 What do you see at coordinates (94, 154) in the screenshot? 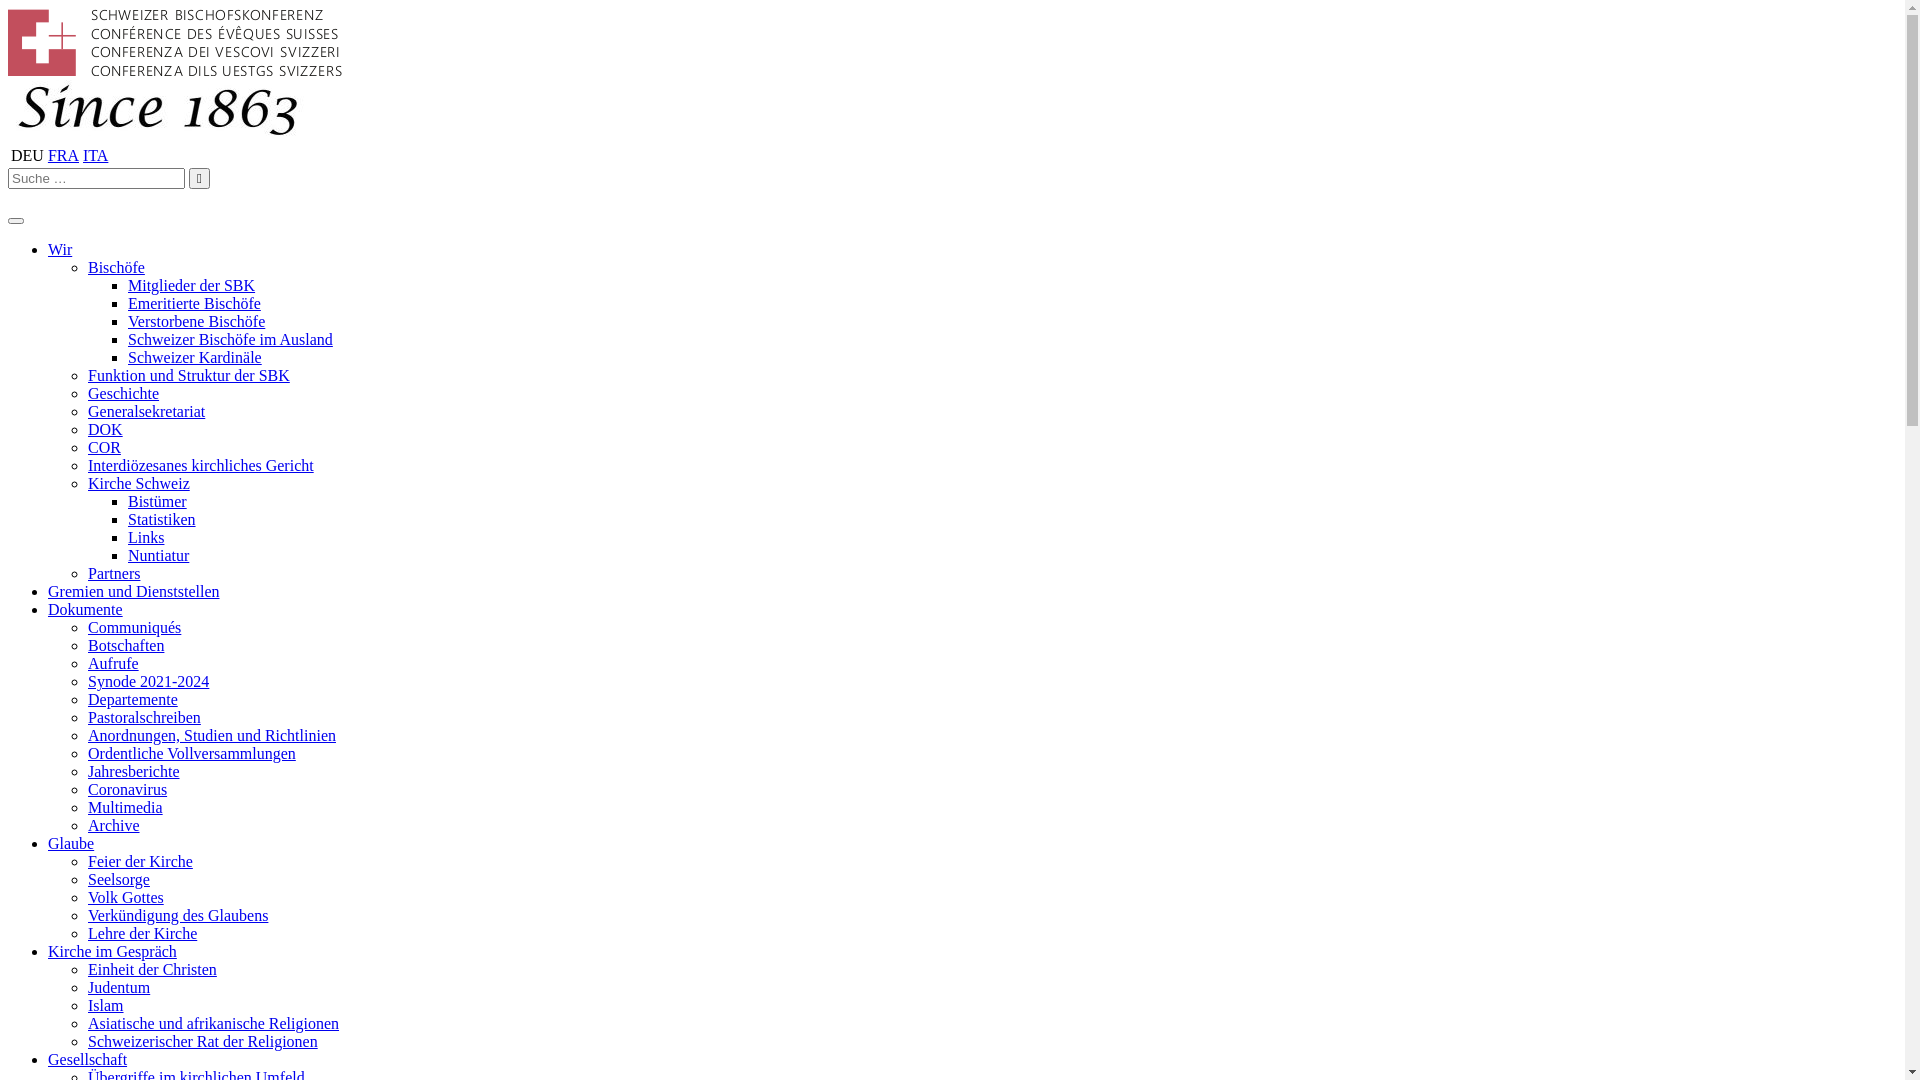
I see `'ITA'` at bounding box center [94, 154].